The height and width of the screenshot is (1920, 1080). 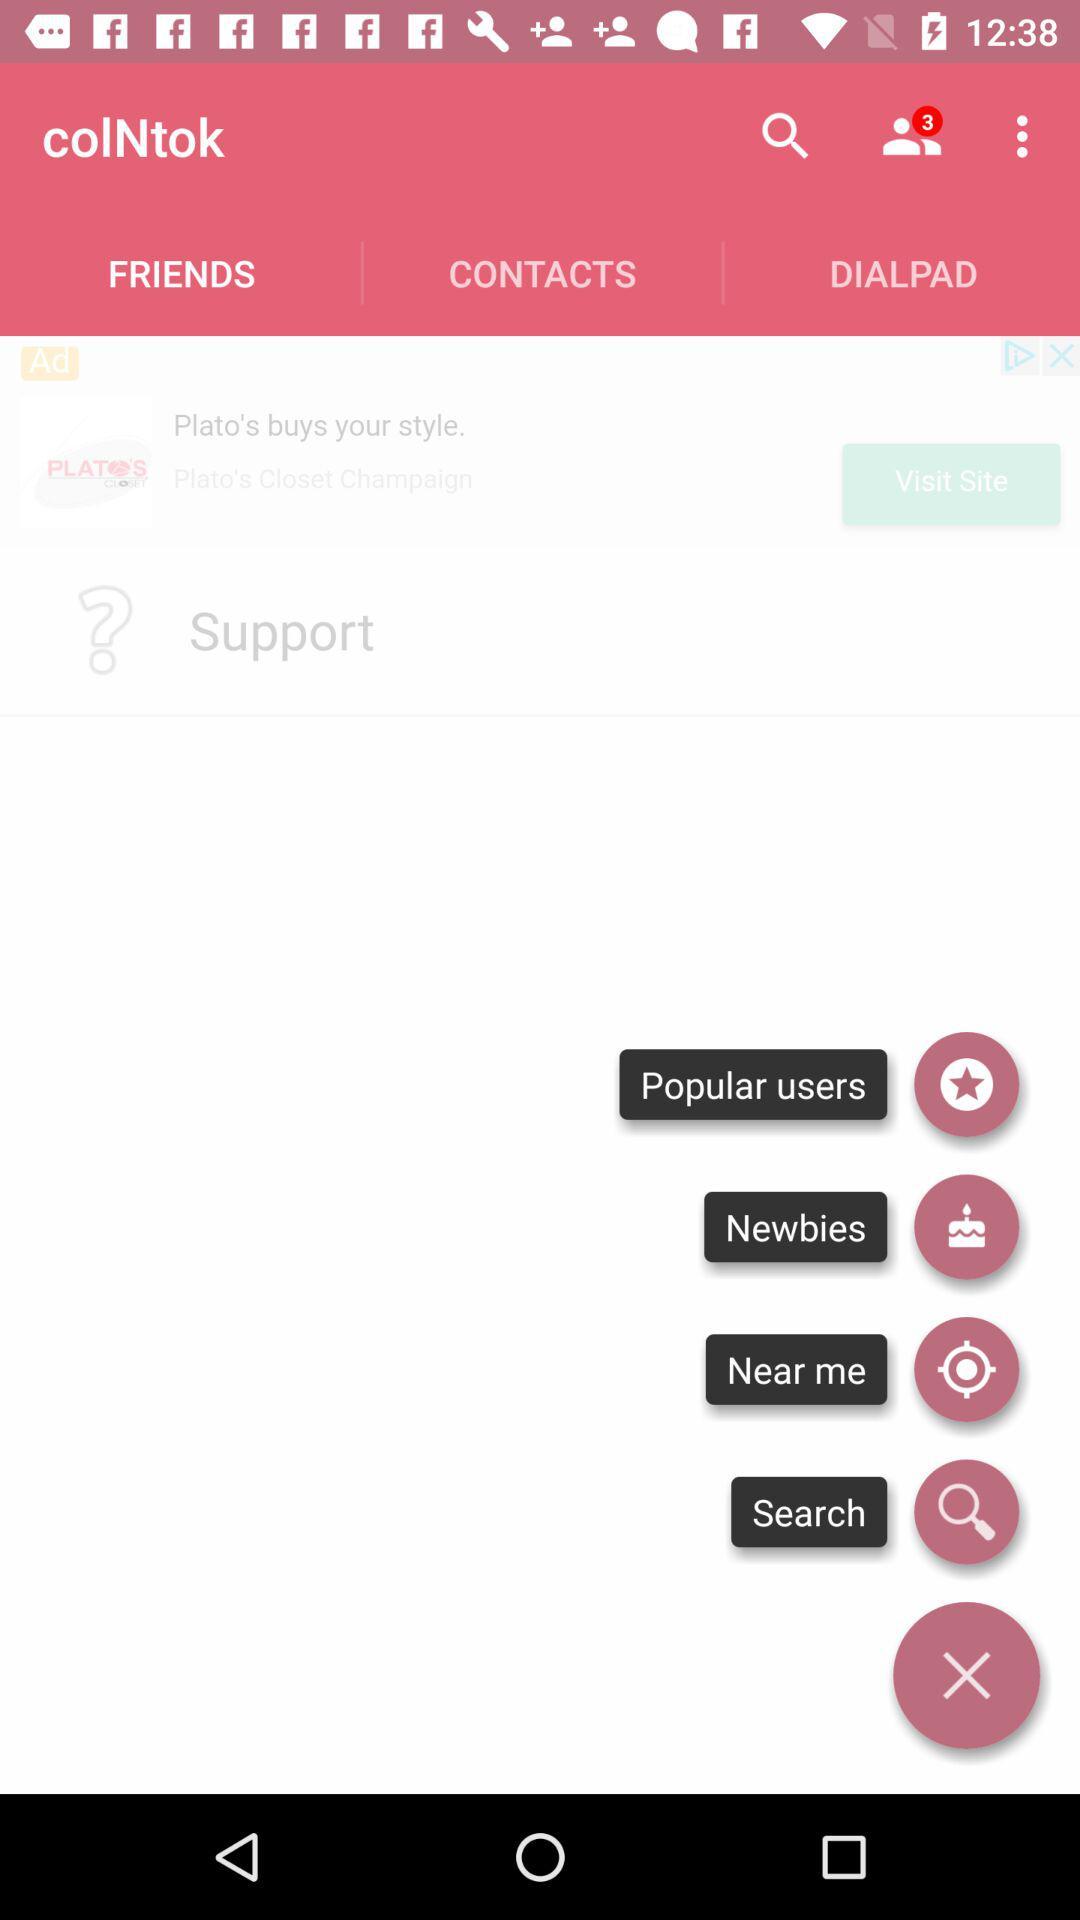 I want to click on the popular users icon, so click(x=753, y=1083).